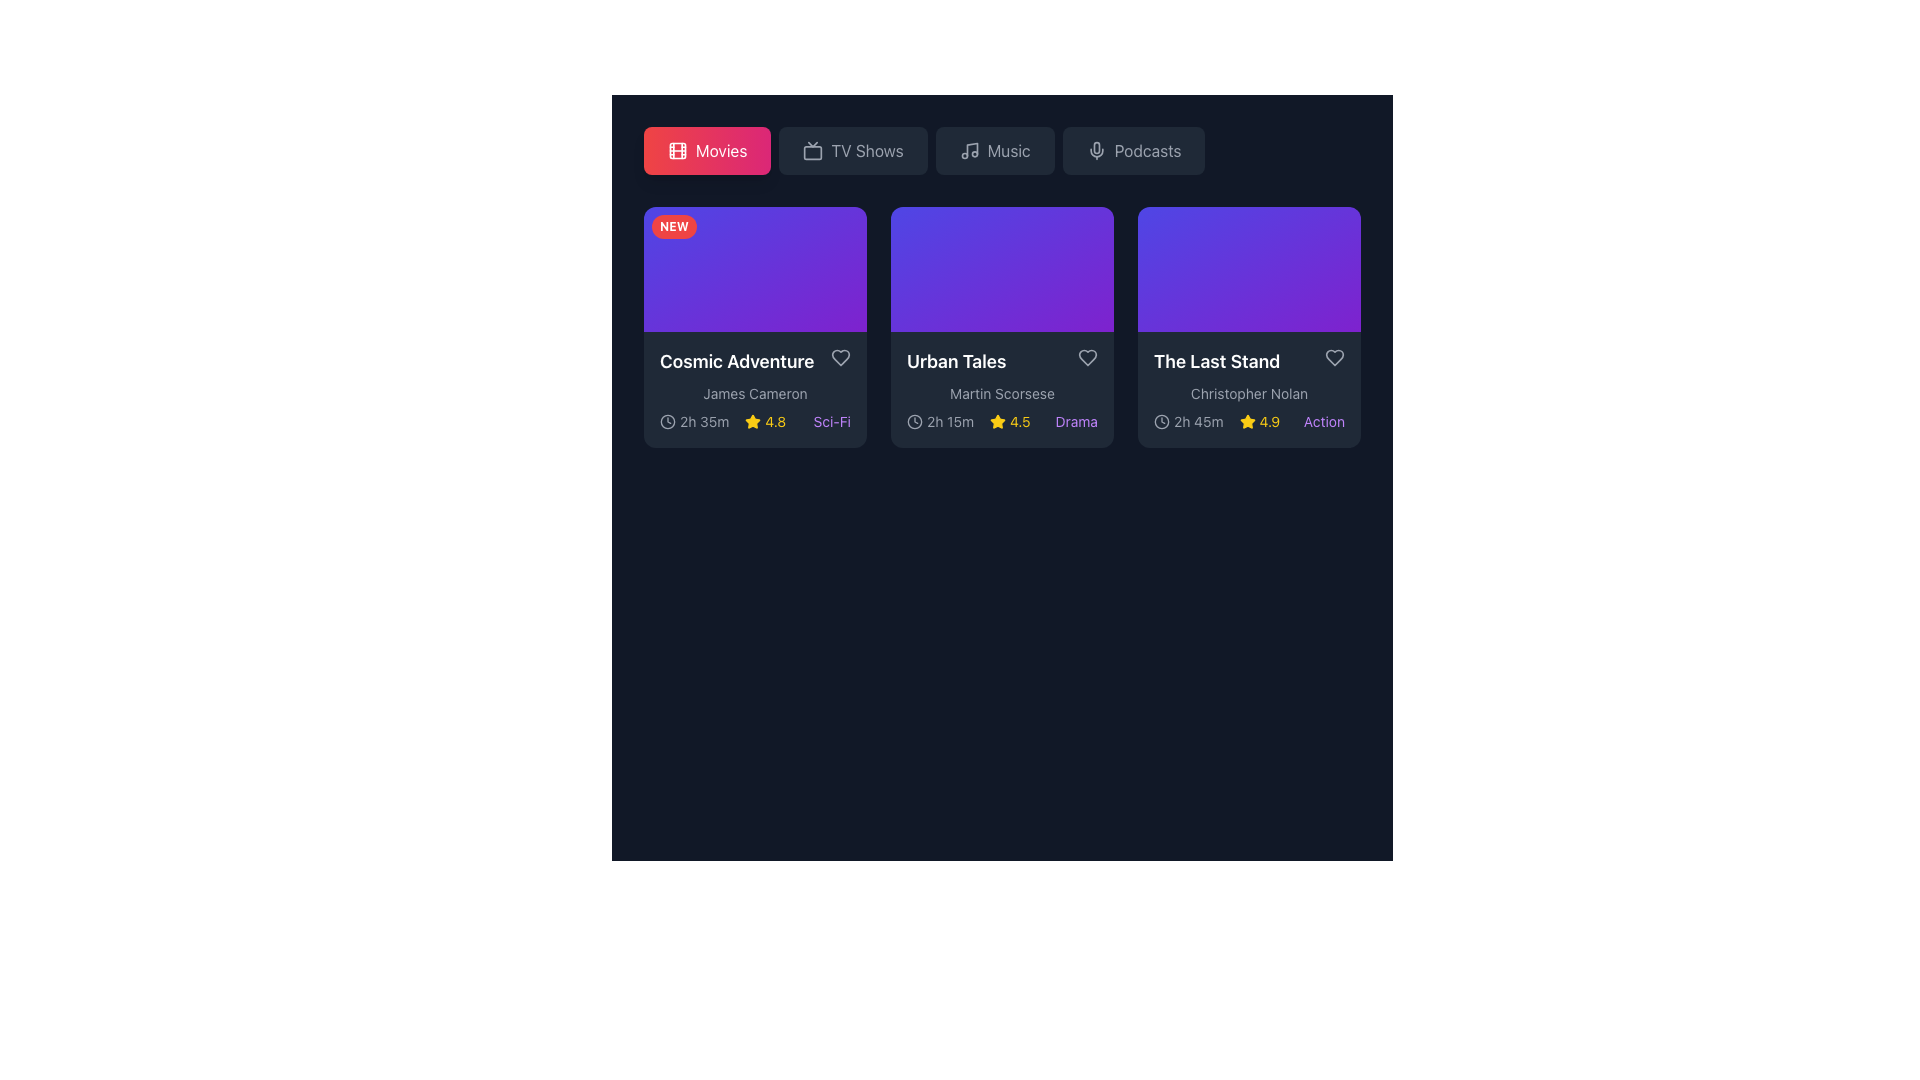 The height and width of the screenshot is (1080, 1920). What do you see at coordinates (677, 149) in the screenshot?
I see `the 'Movies' icon located at the far left of the button labeled 'Movies' in the top-left section of the menu bar` at bounding box center [677, 149].